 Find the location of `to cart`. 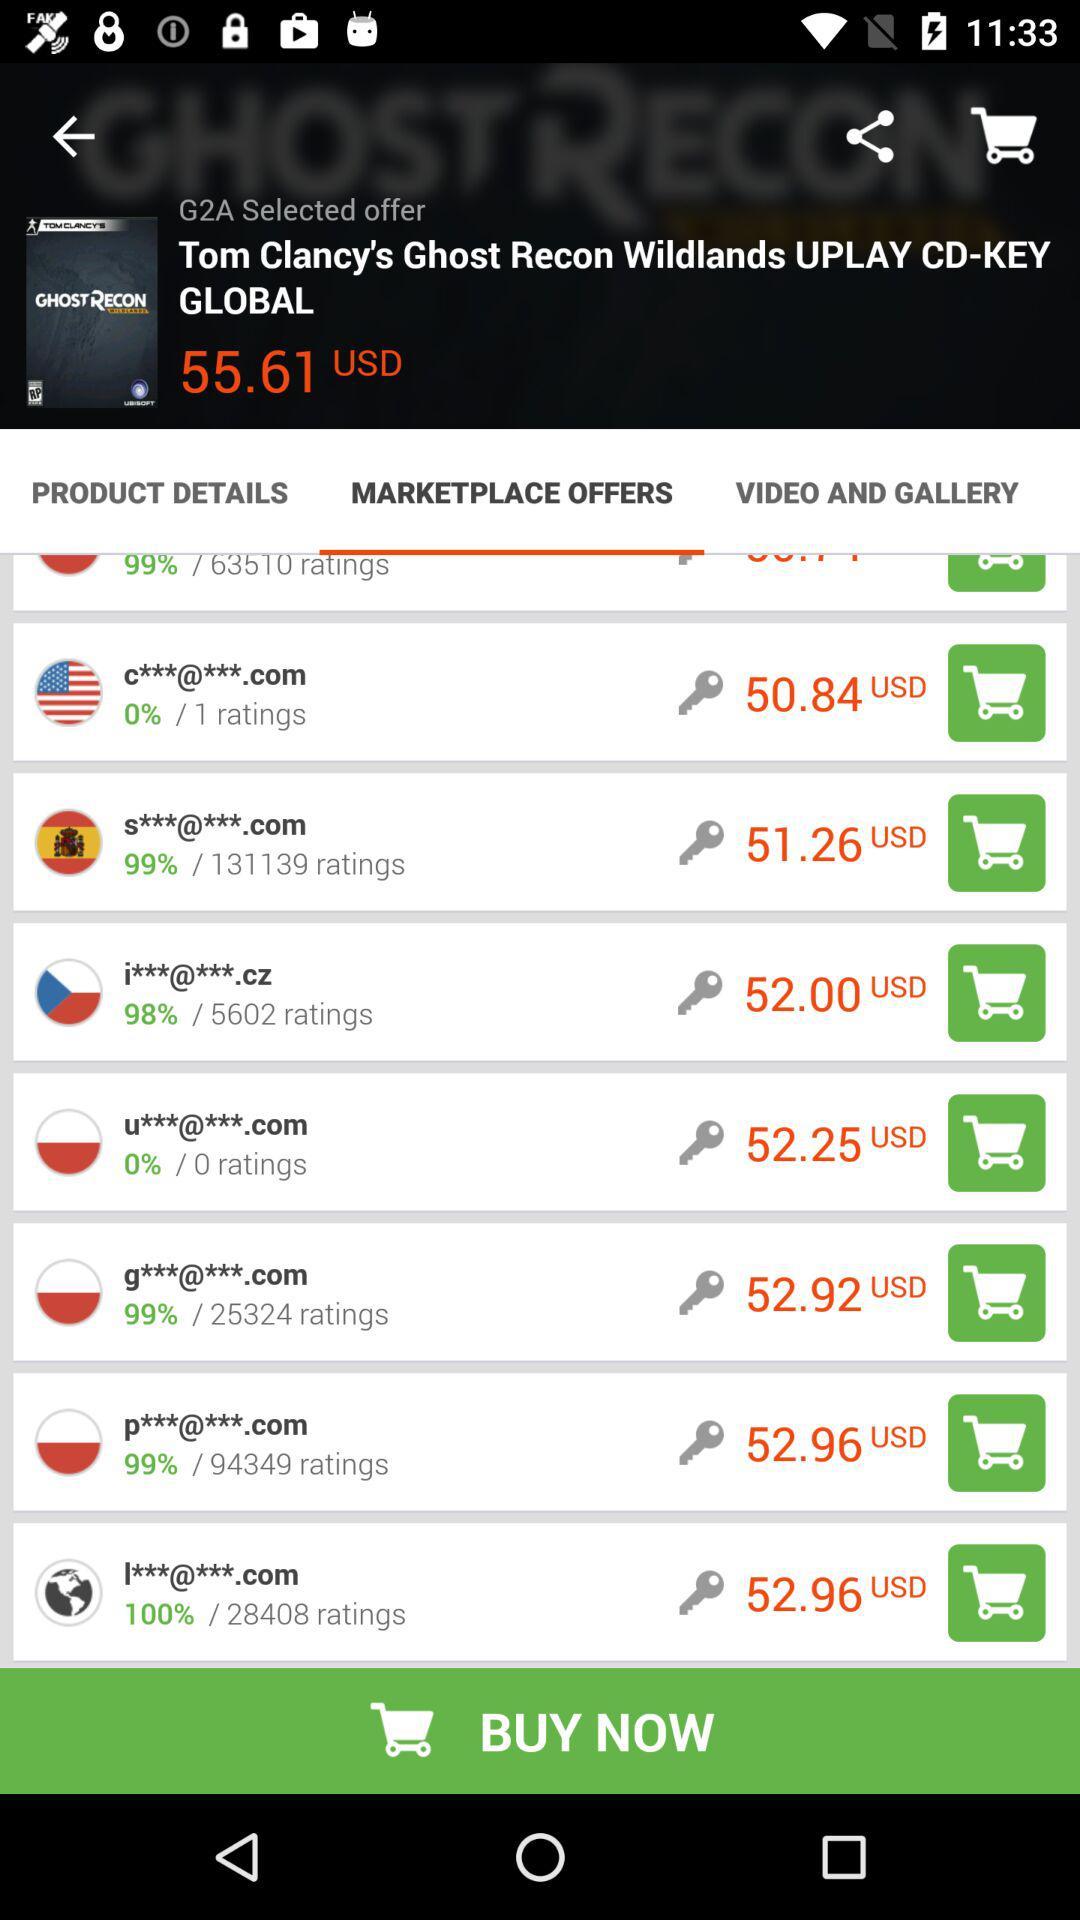

to cart is located at coordinates (996, 993).